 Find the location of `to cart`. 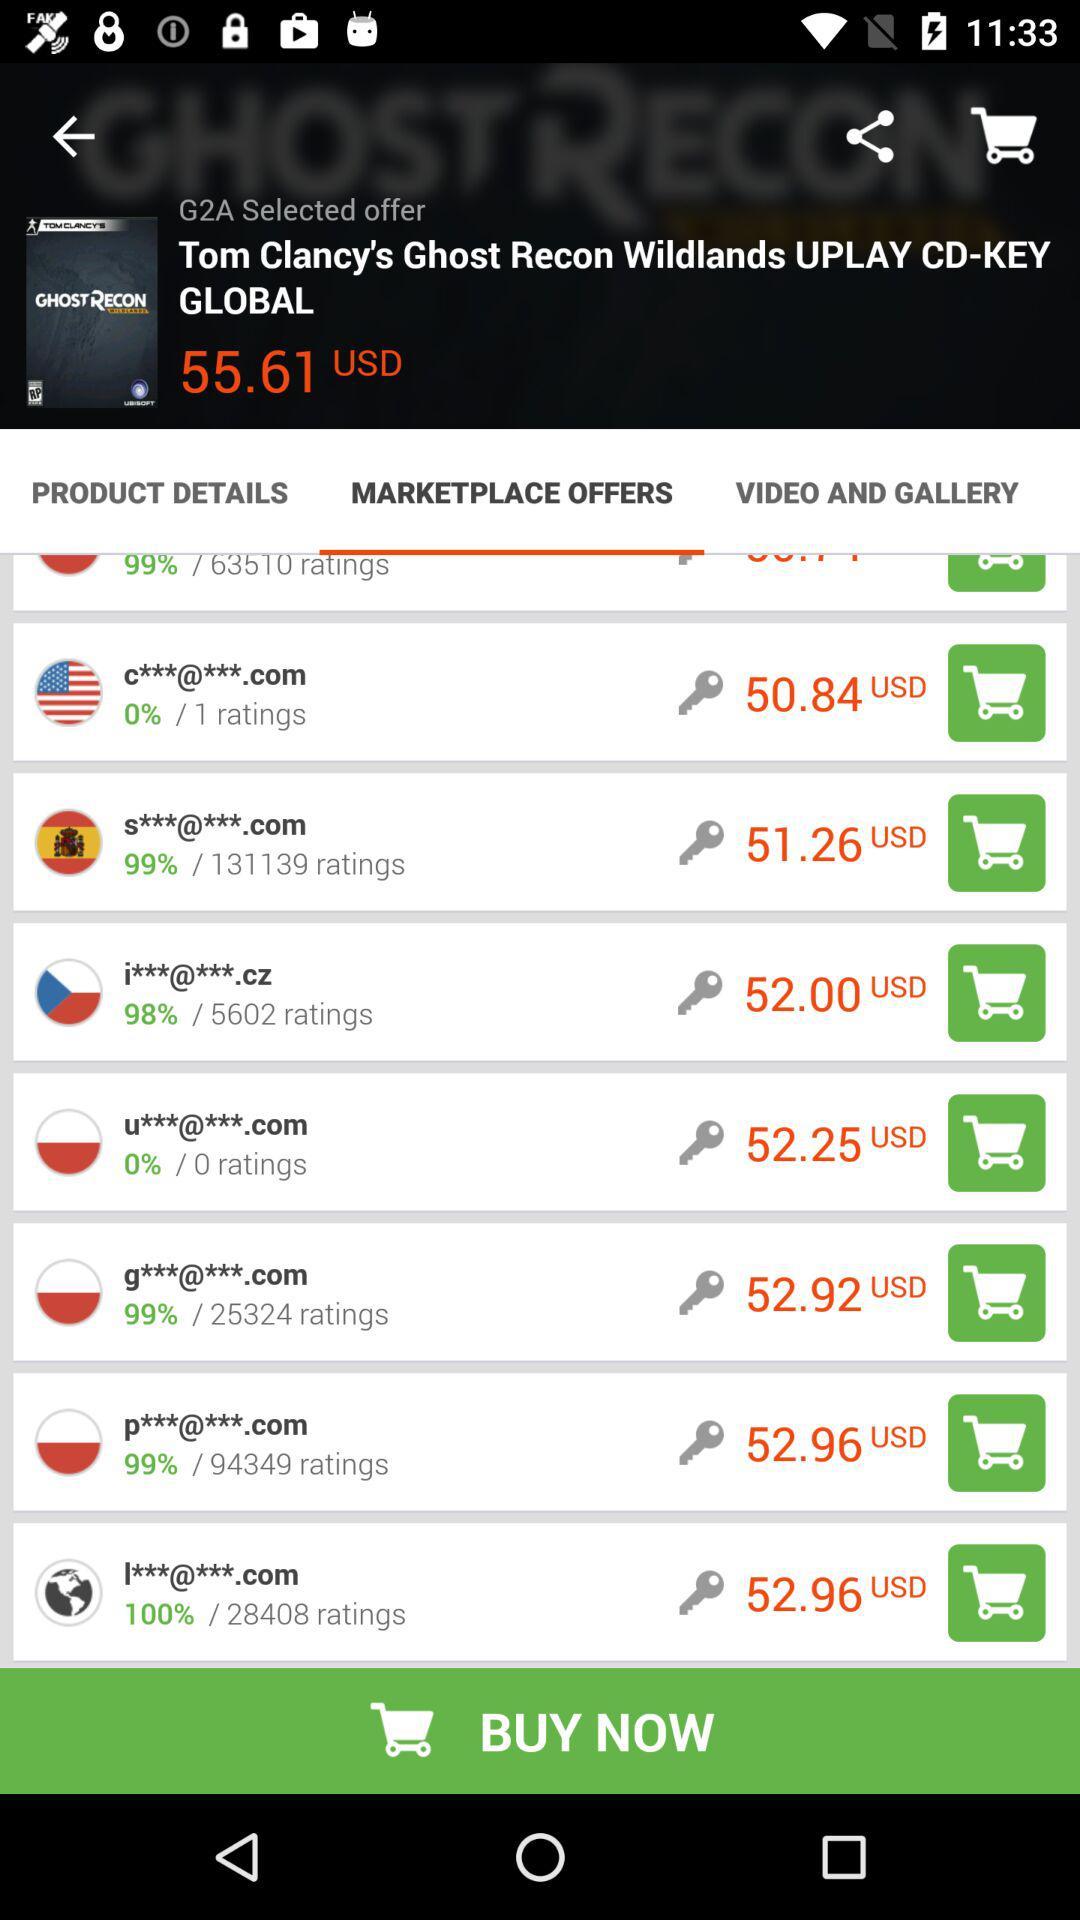

to cart is located at coordinates (996, 993).